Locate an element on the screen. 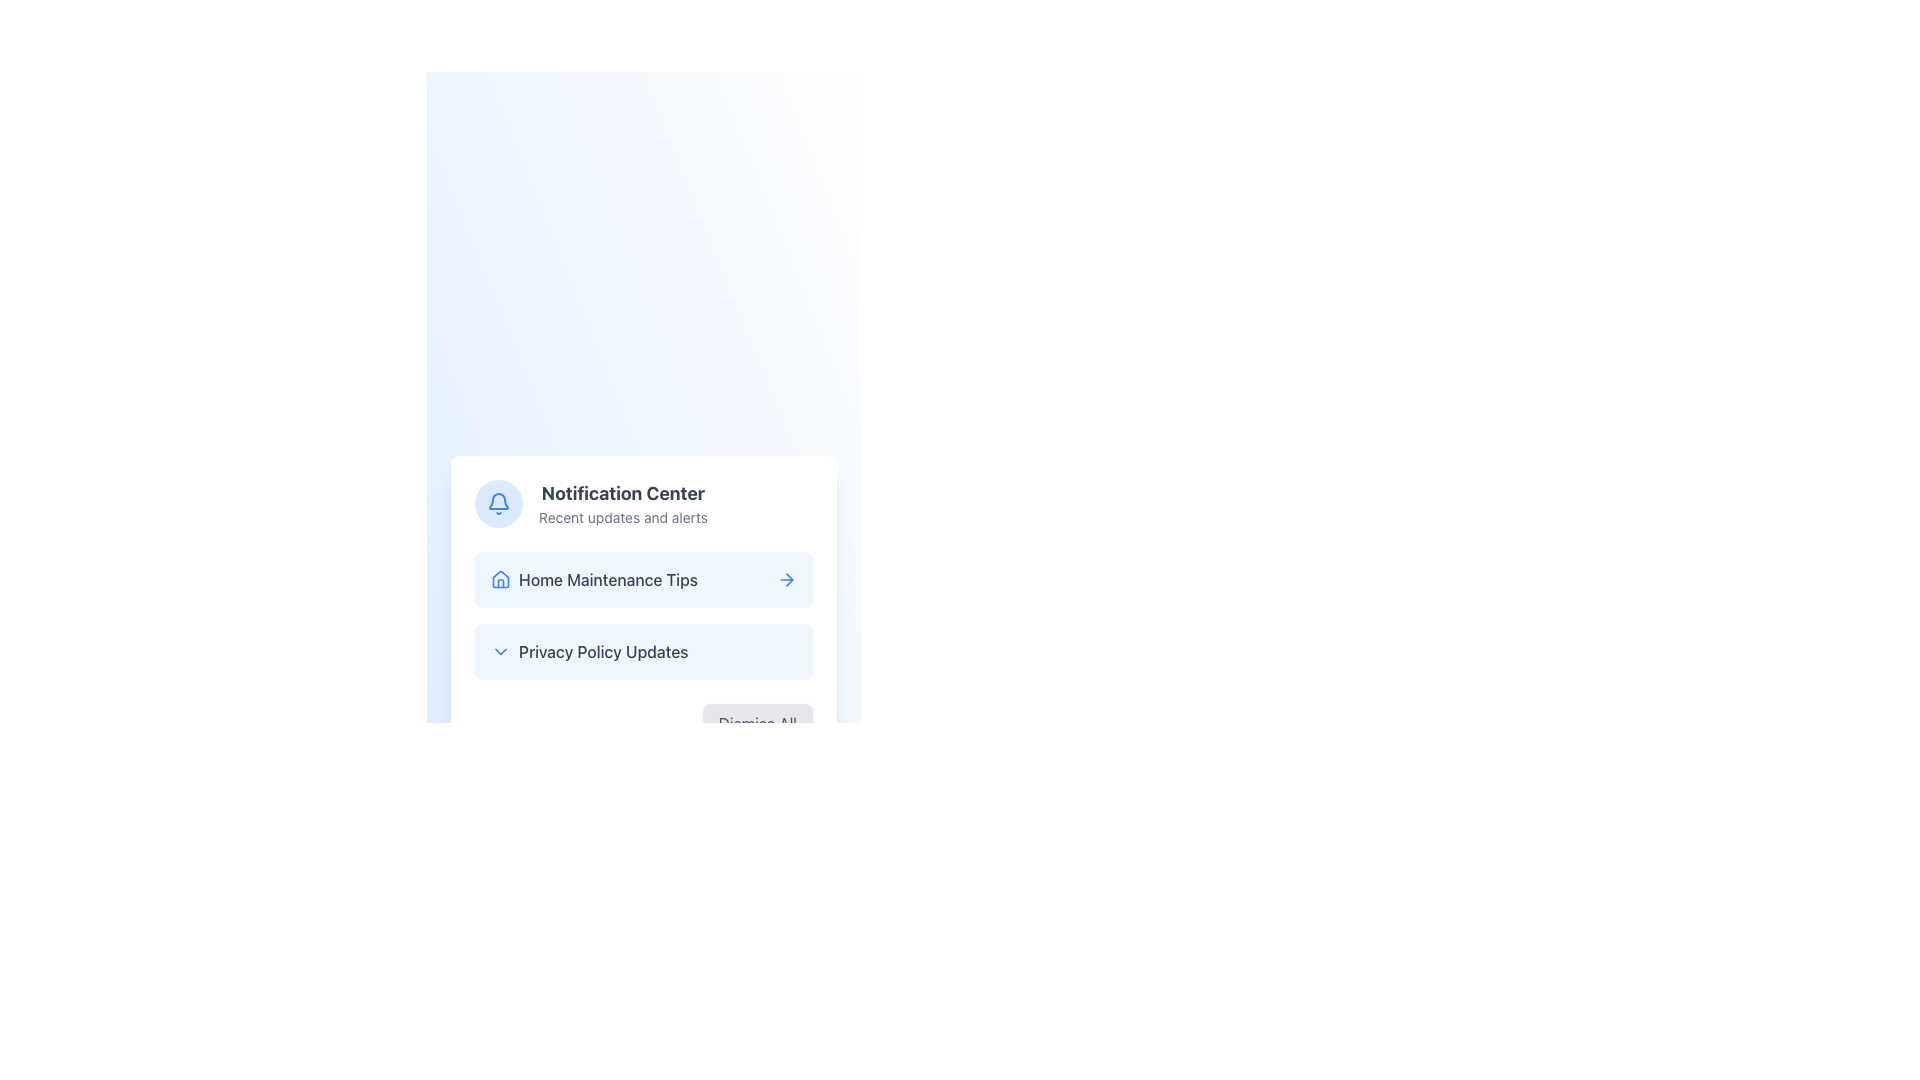  the 'Notification Center' text block which contains the title and subtitle, located is located at coordinates (622, 503).